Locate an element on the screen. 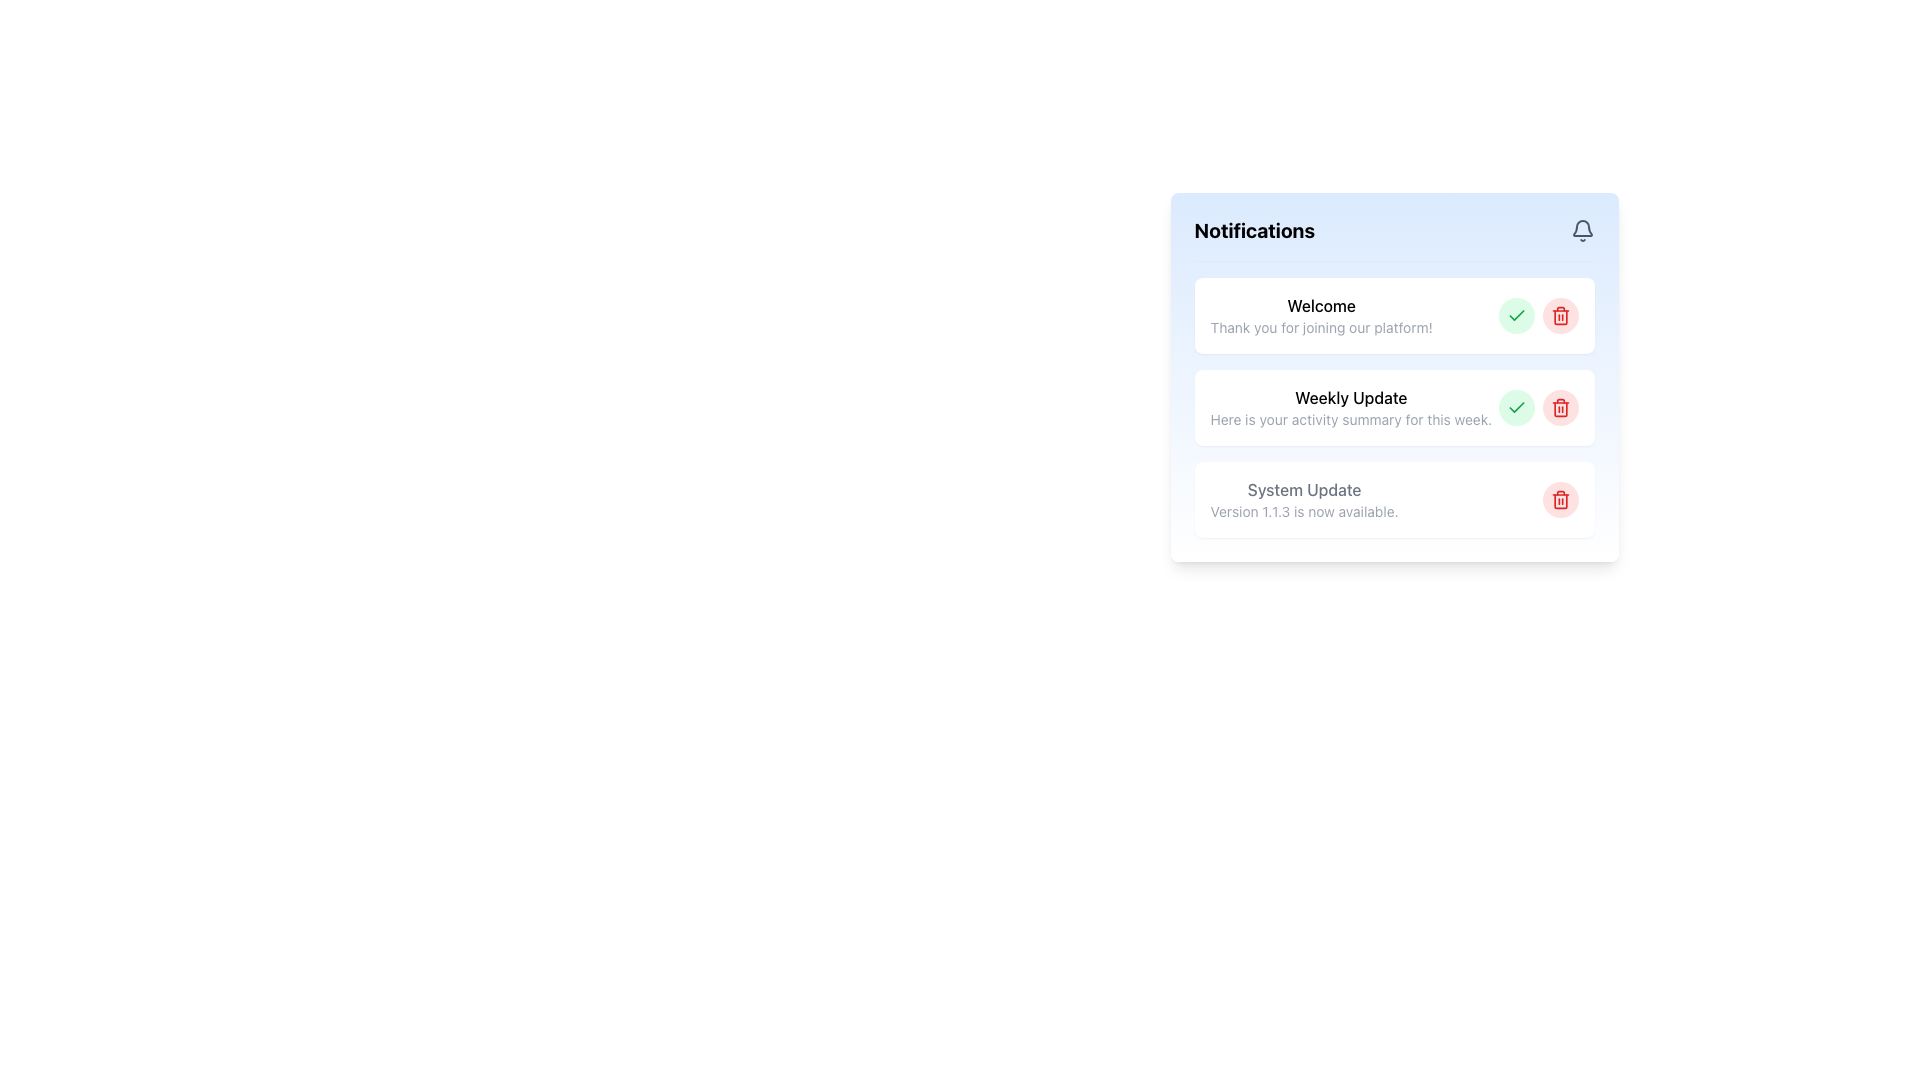  the red trash can icon button located in the upper-right corner of the 'Welcome' notification card is located at coordinates (1559, 315).